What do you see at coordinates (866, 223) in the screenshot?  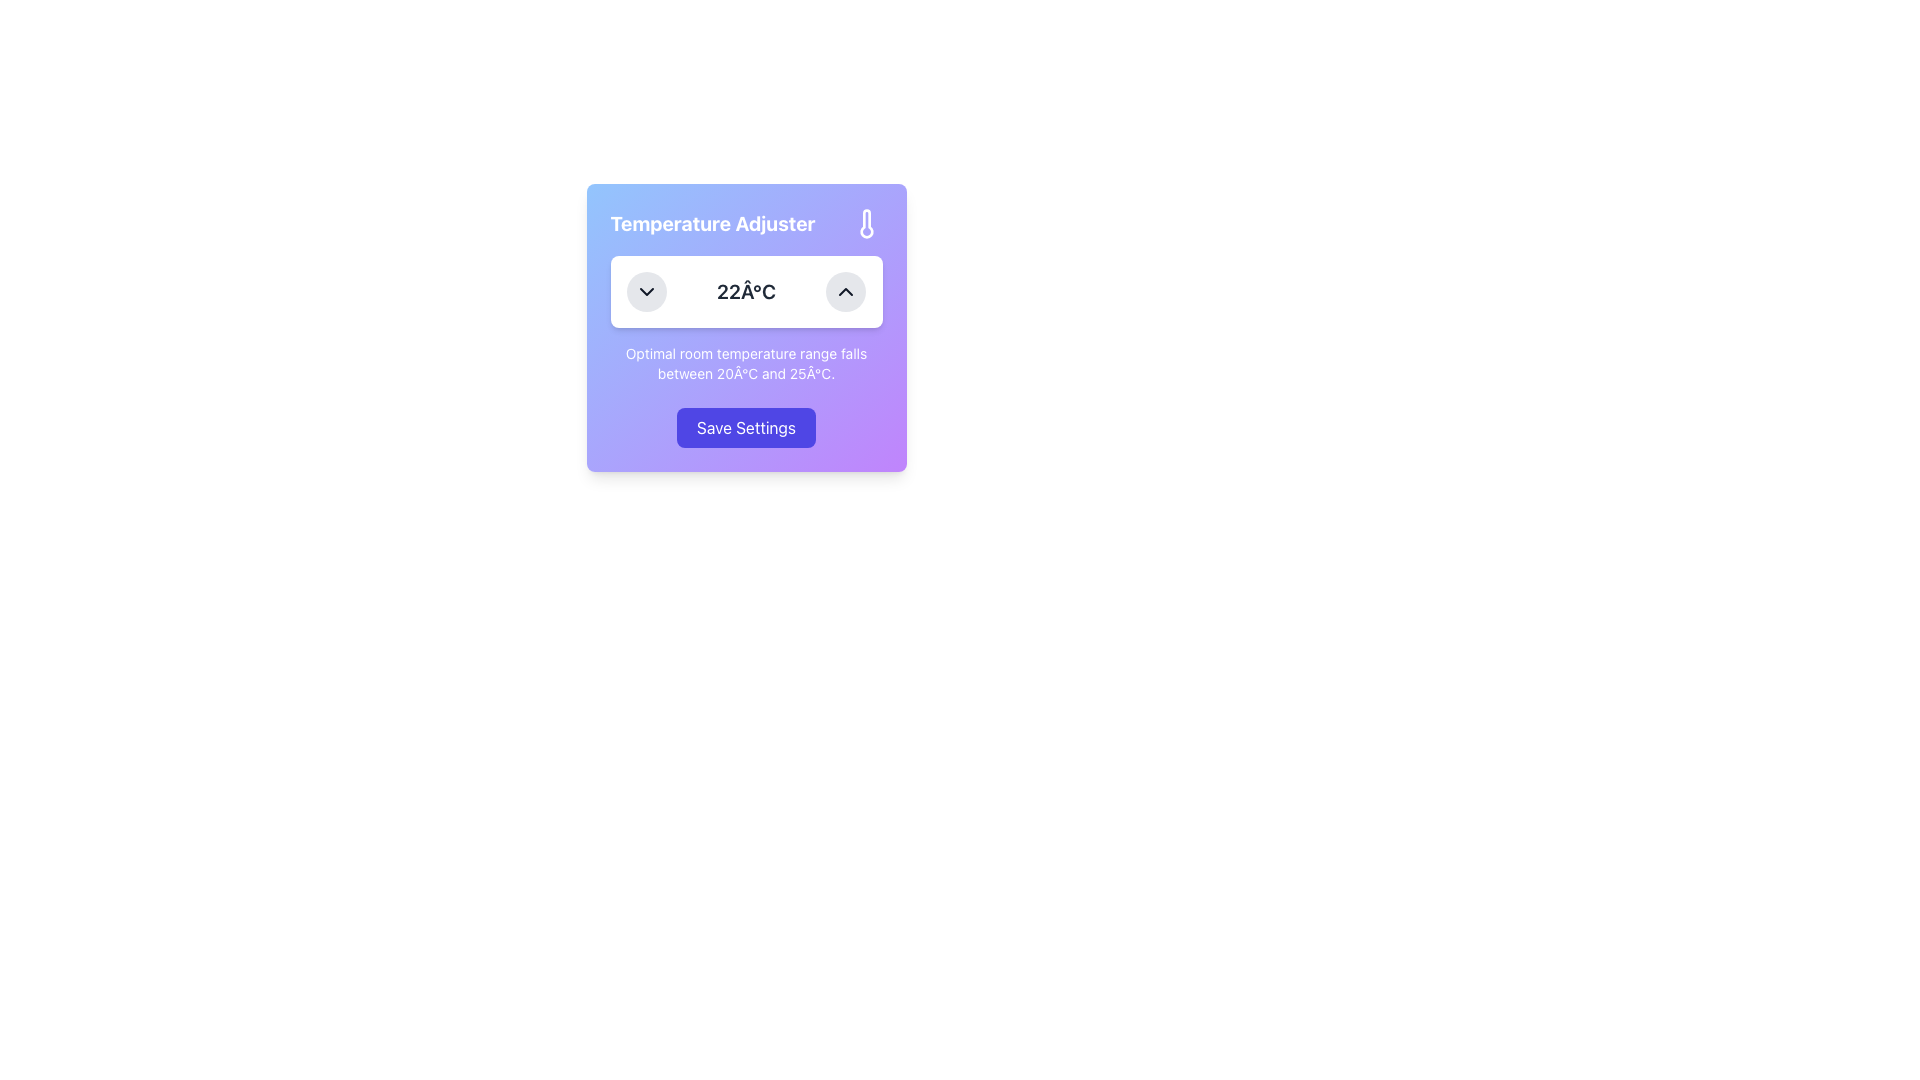 I see `the small white thermometer icon located at the top-right corner of the 'Temperature Adjuster' section, aligned with the title text` at bounding box center [866, 223].